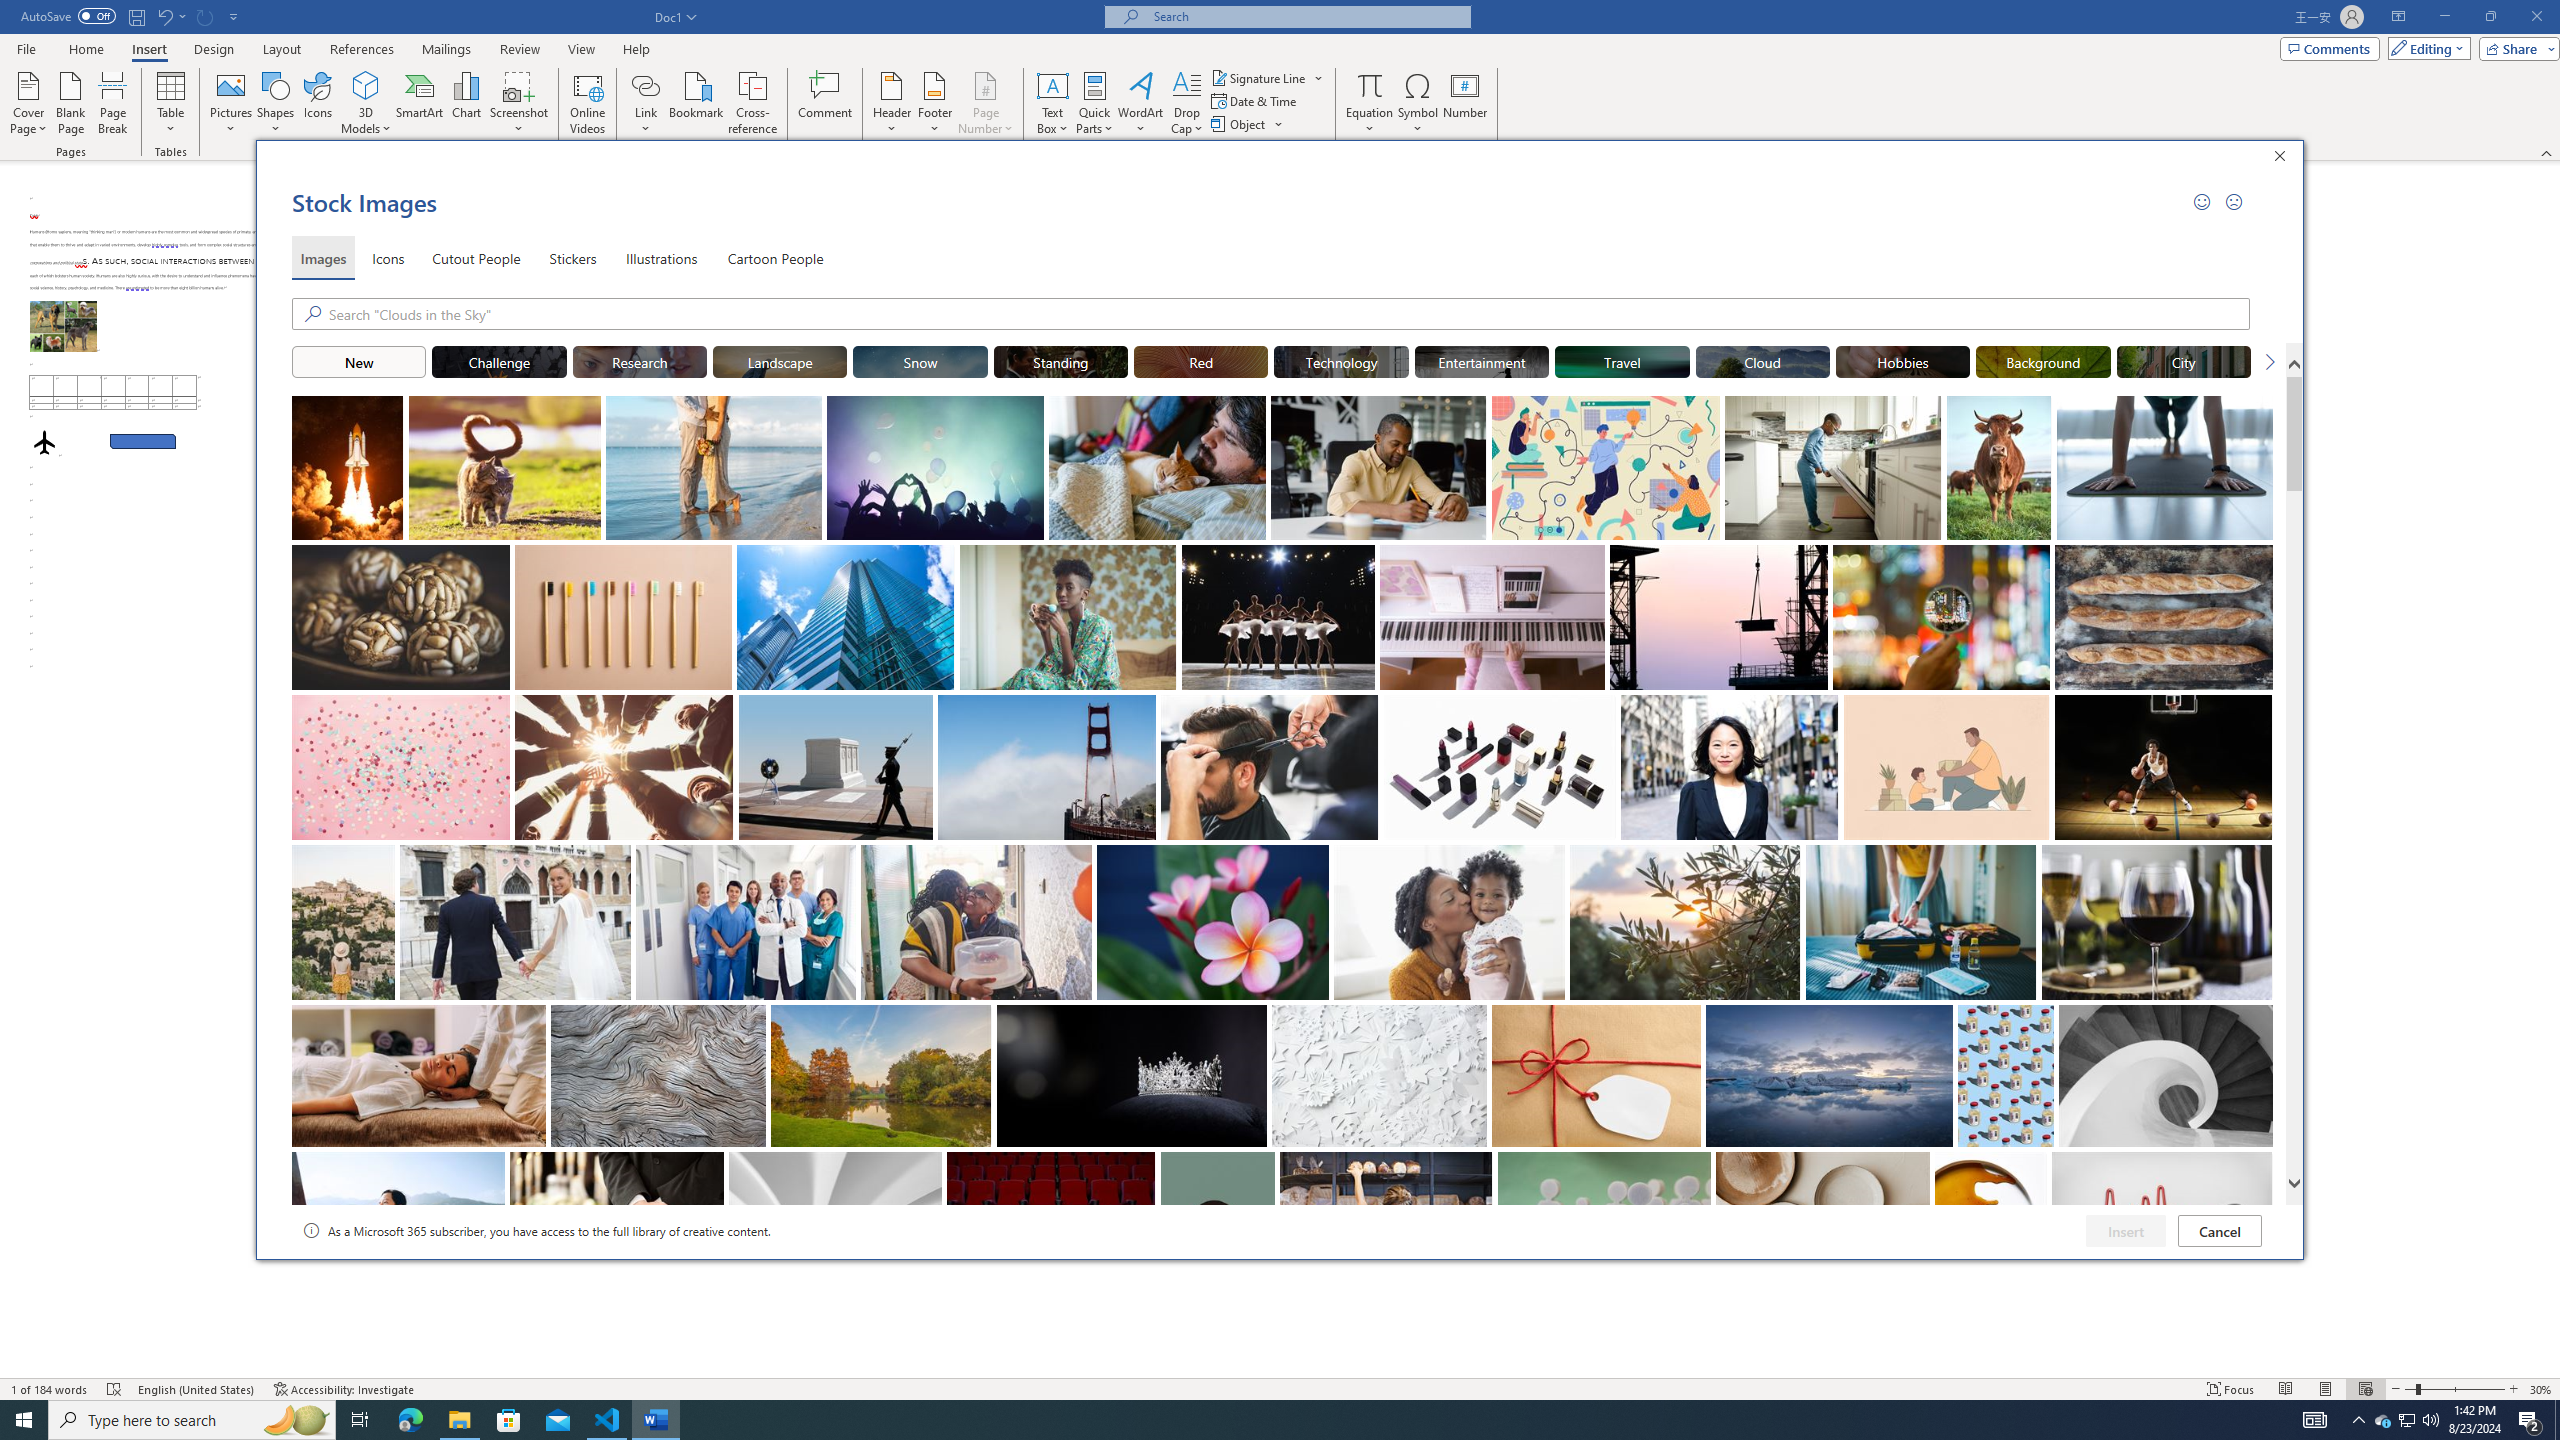 This screenshot has height=1440, width=2560. I want to click on '"Snow" Stock Images.', so click(920, 360).